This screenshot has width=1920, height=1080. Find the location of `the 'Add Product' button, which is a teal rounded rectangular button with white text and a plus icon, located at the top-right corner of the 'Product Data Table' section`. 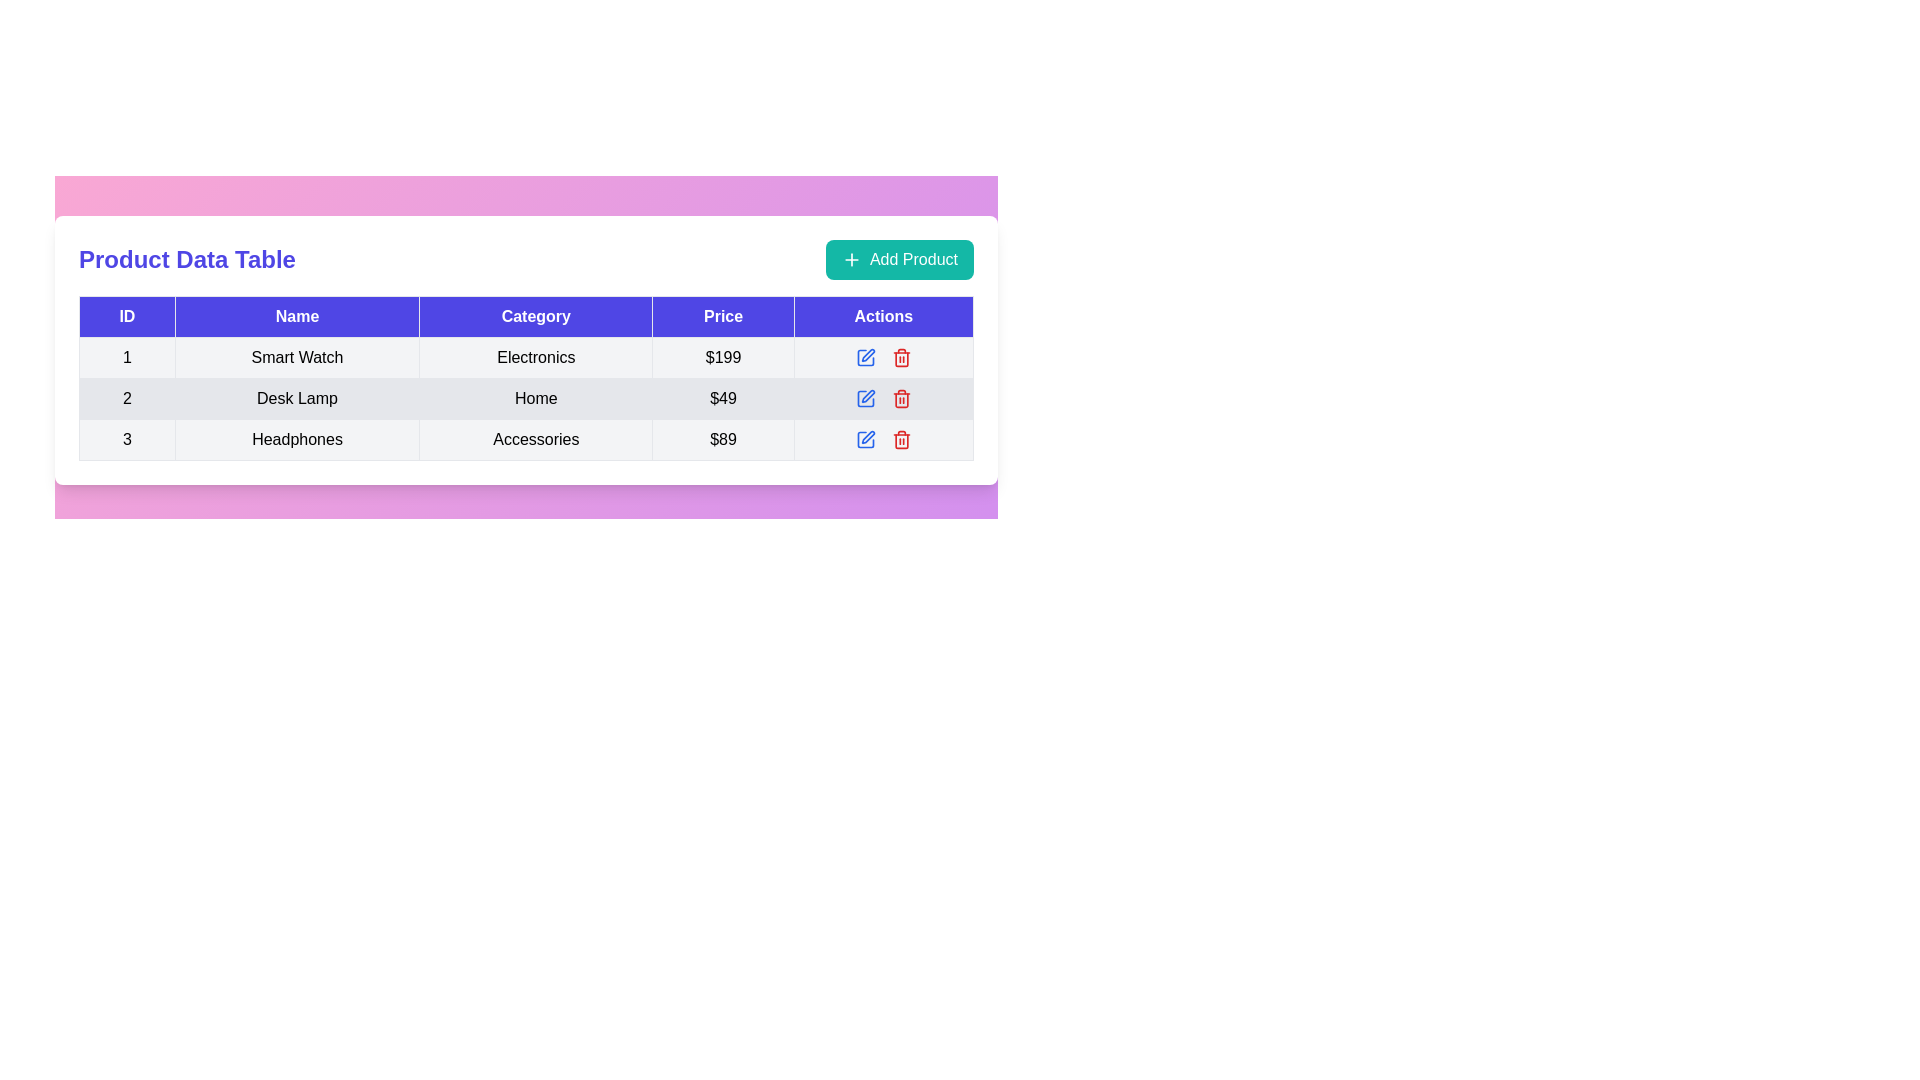

the 'Add Product' button, which is a teal rounded rectangular button with white text and a plus icon, located at the top-right corner of the 'Product Data Table' section is located at coordinates (898, 258).